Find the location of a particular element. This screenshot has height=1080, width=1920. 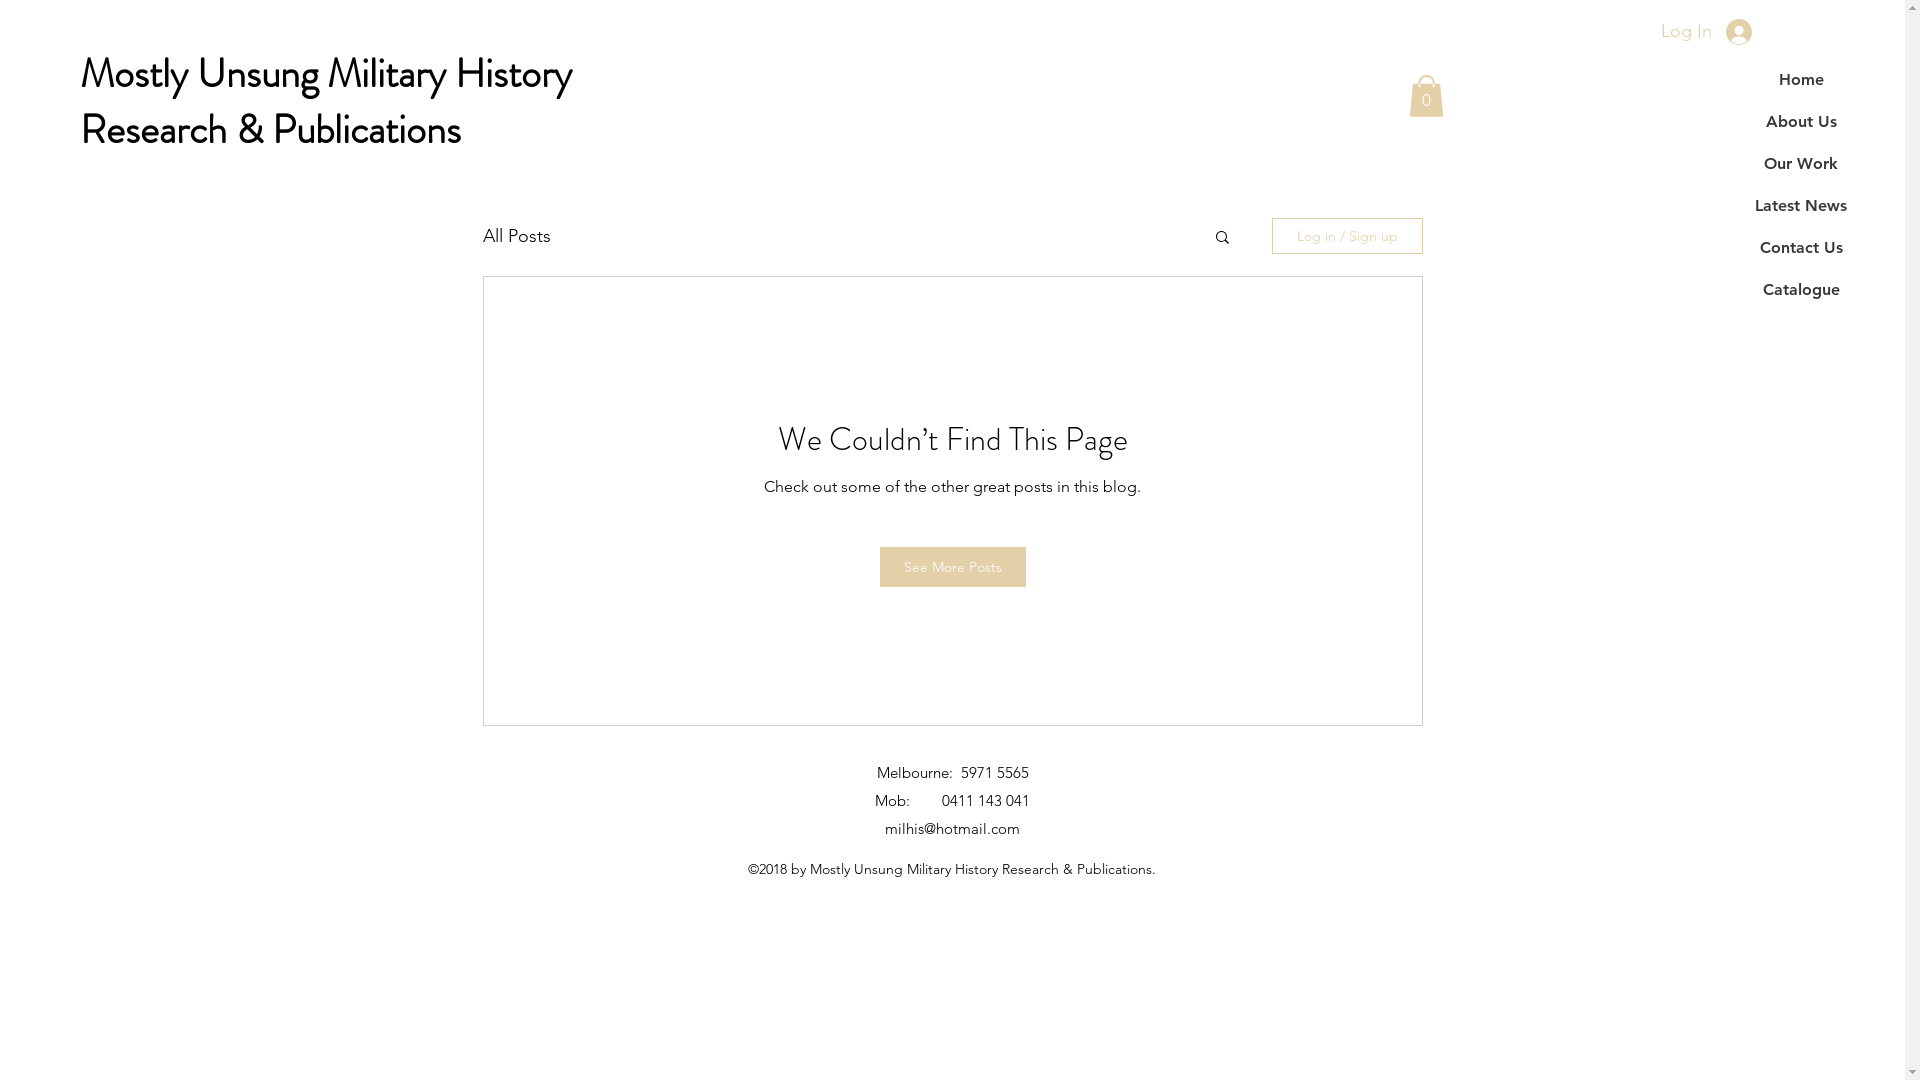

'Contact Us' is located at coordinates (1800, 246).